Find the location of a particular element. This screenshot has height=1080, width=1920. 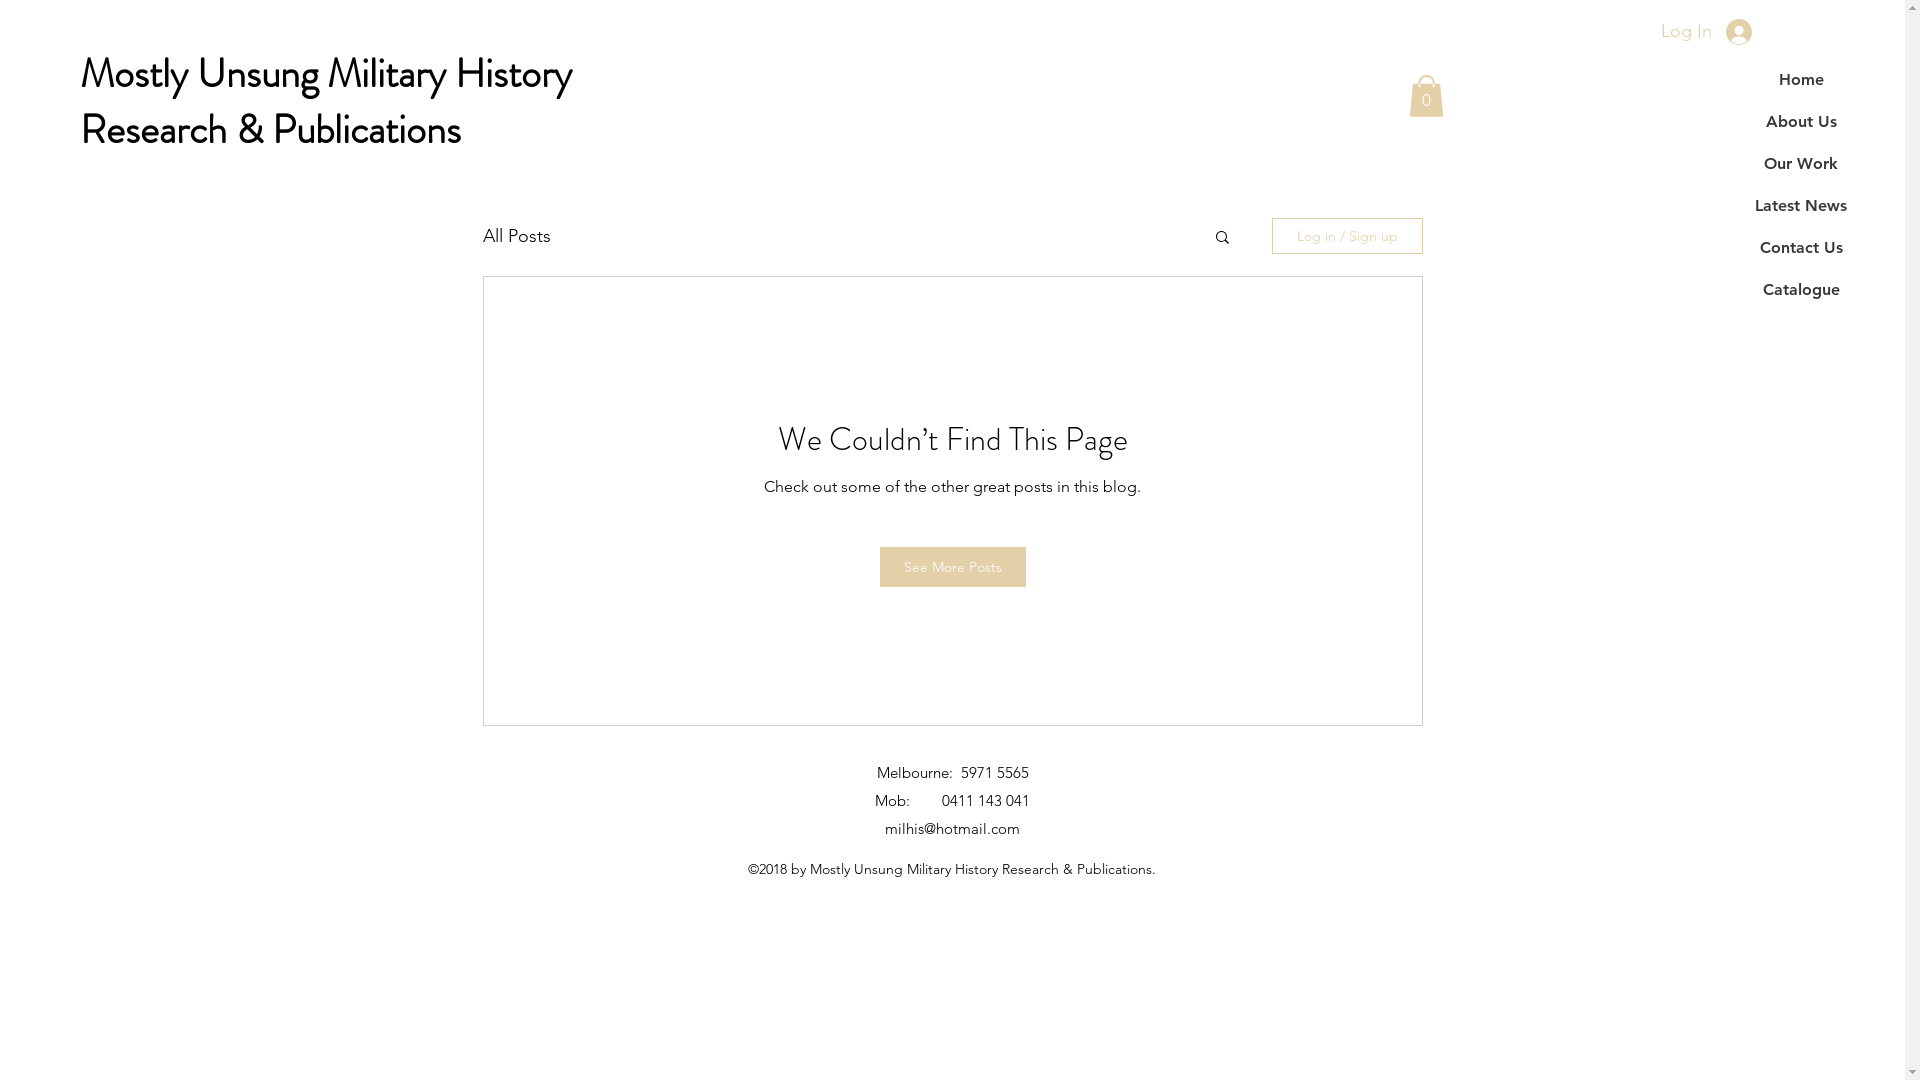

'Contact Us' is located at coordinates (1800, 246).